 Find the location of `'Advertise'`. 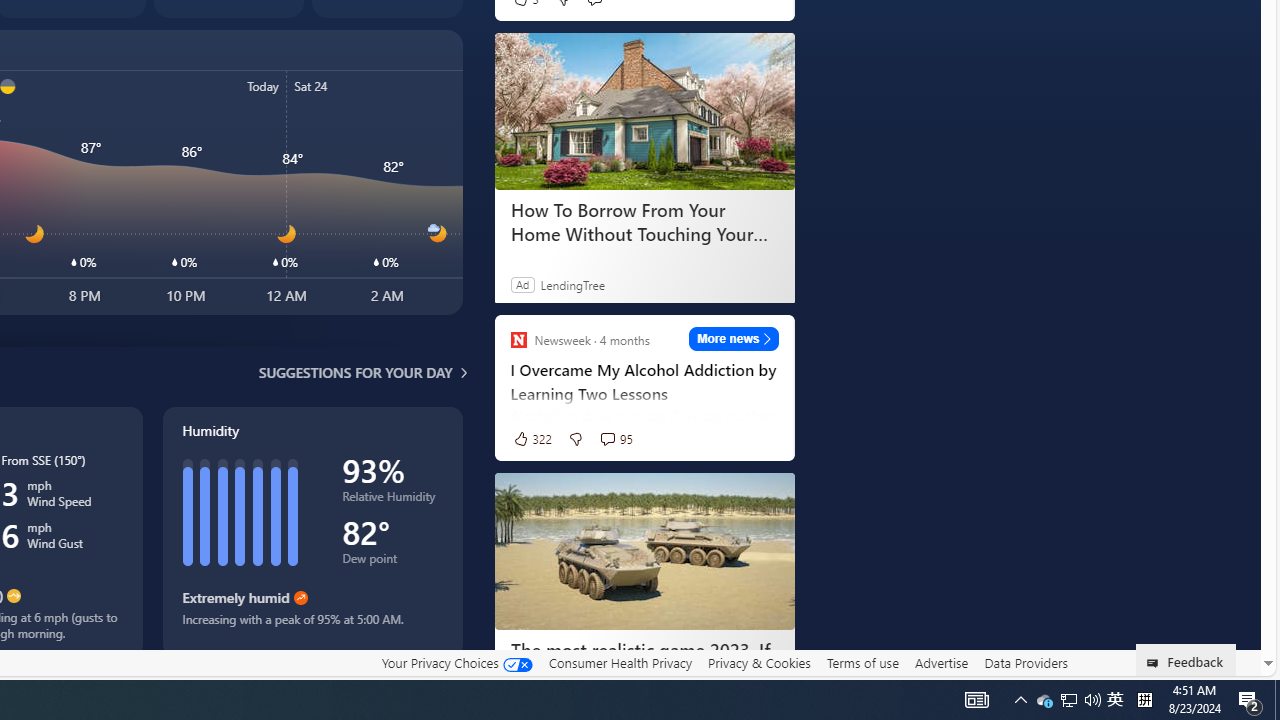

'Advertise' is located at coordinates (940, 663).